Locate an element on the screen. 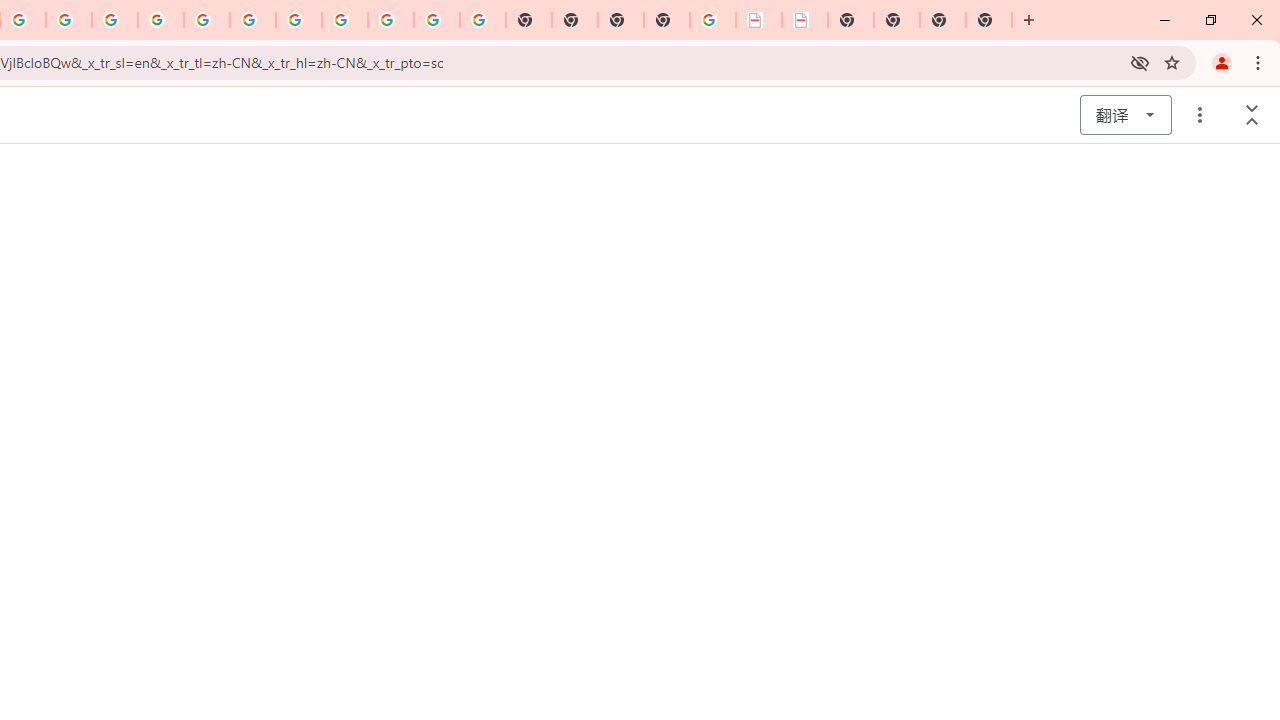 This screenshot has width=1280, height=720. 'LAAD Defence & Security 2025 | BAE Systems' is located at coordinates (758, 20).